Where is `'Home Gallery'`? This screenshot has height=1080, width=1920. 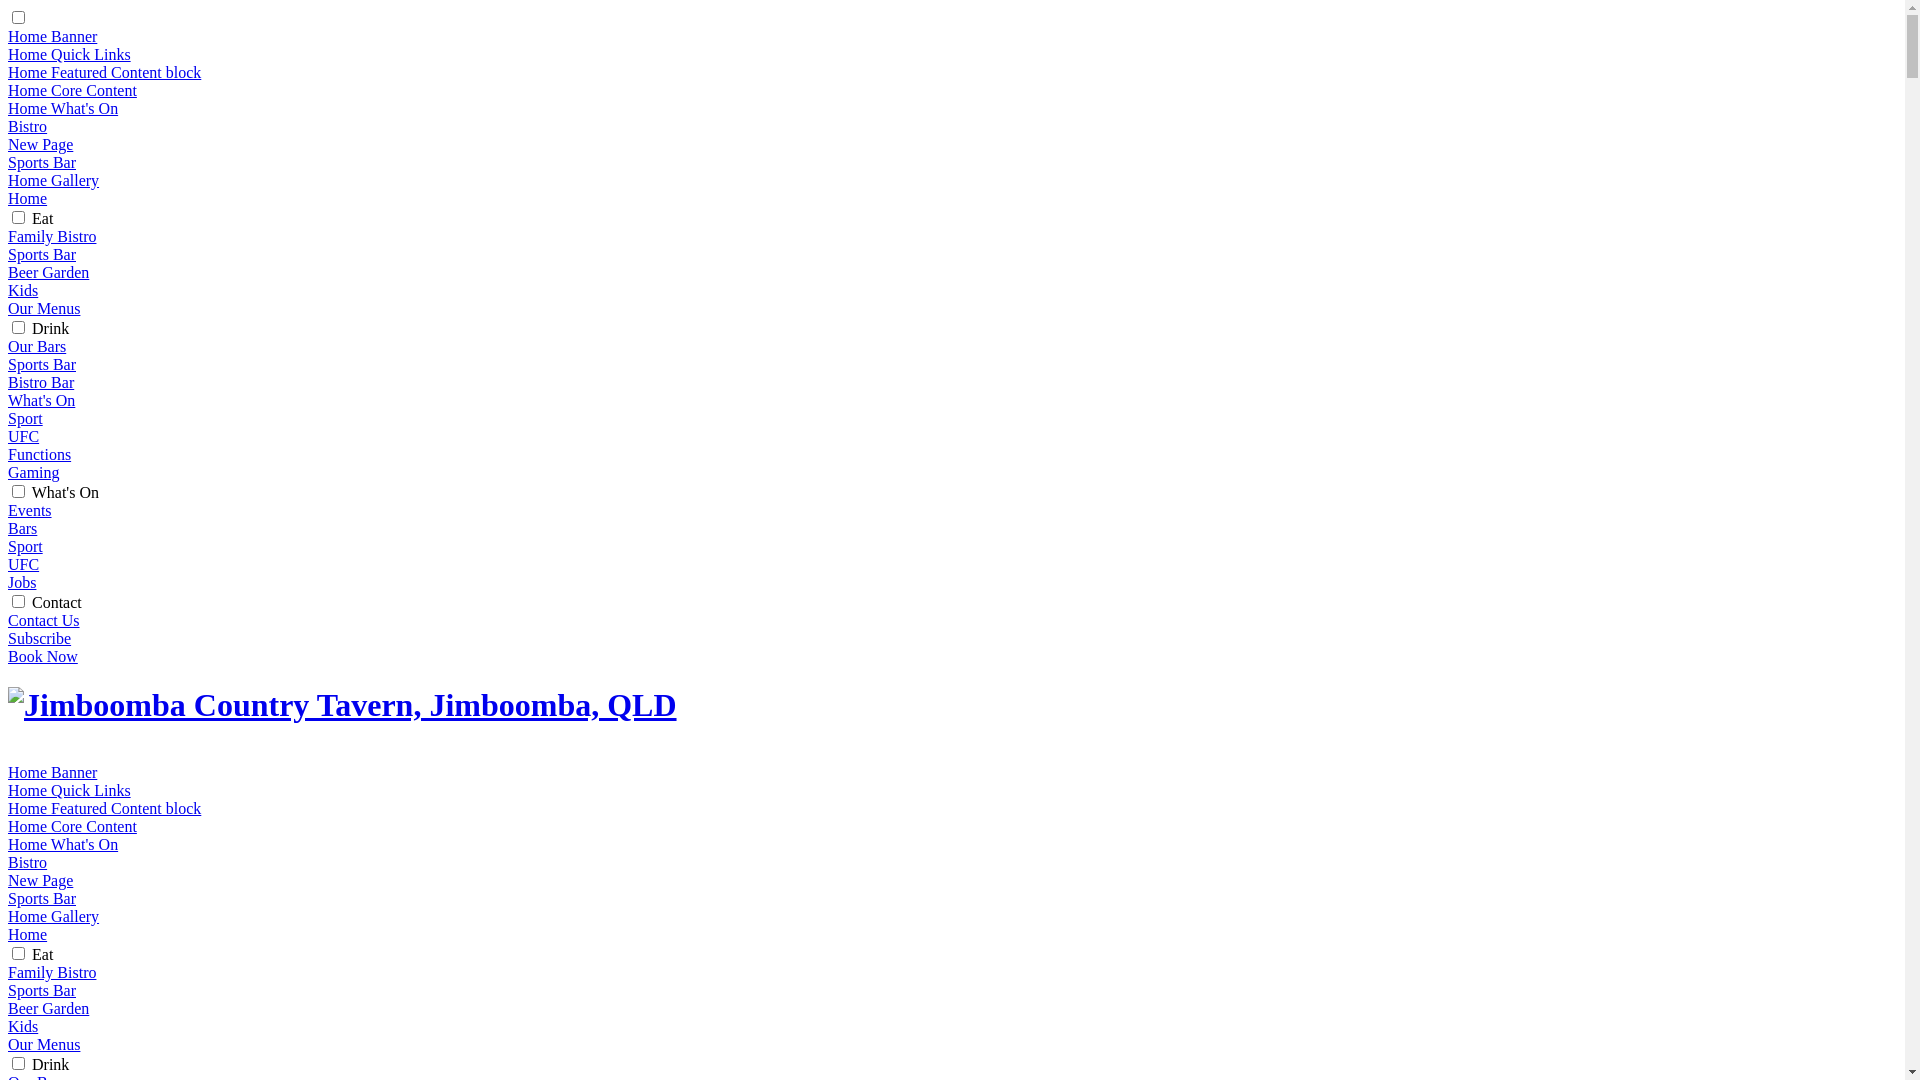 'Home Gallery' is located at coordinates (53, 180).